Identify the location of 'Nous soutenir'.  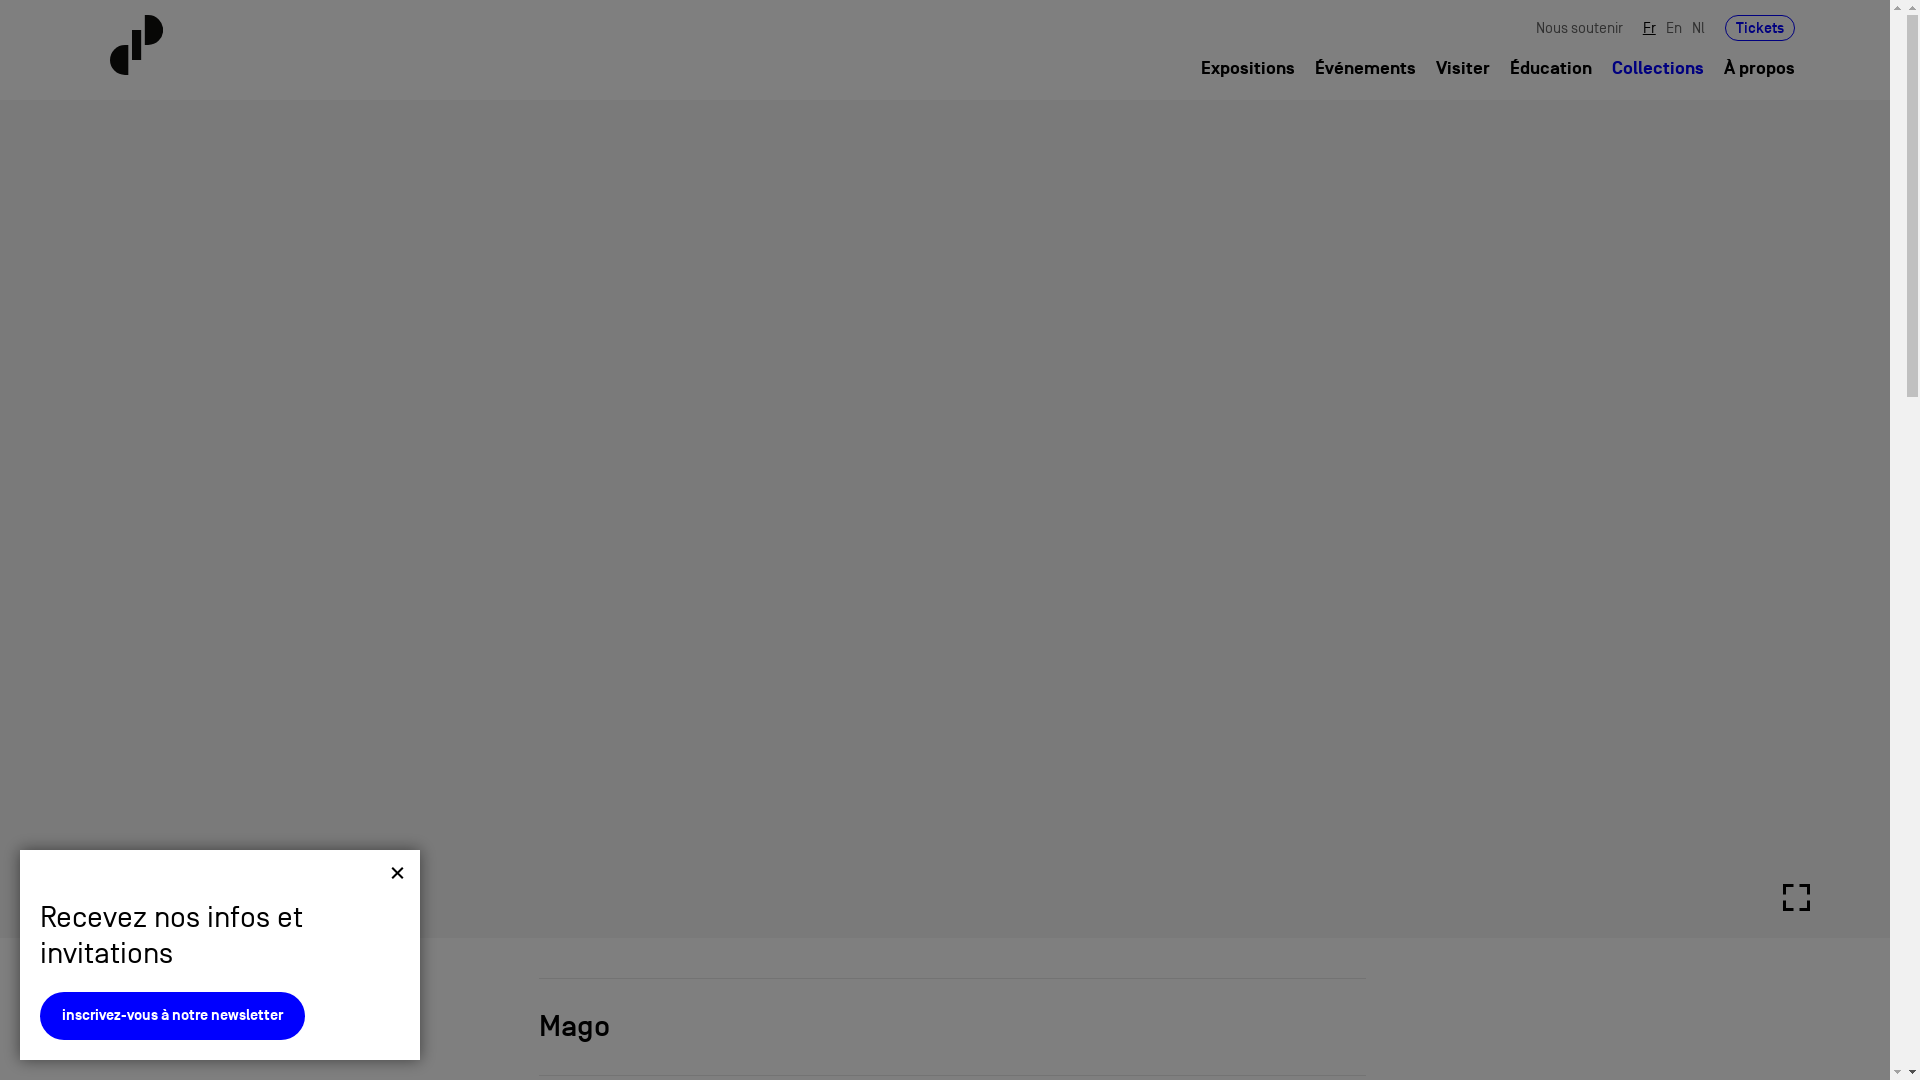
(1578, 27).